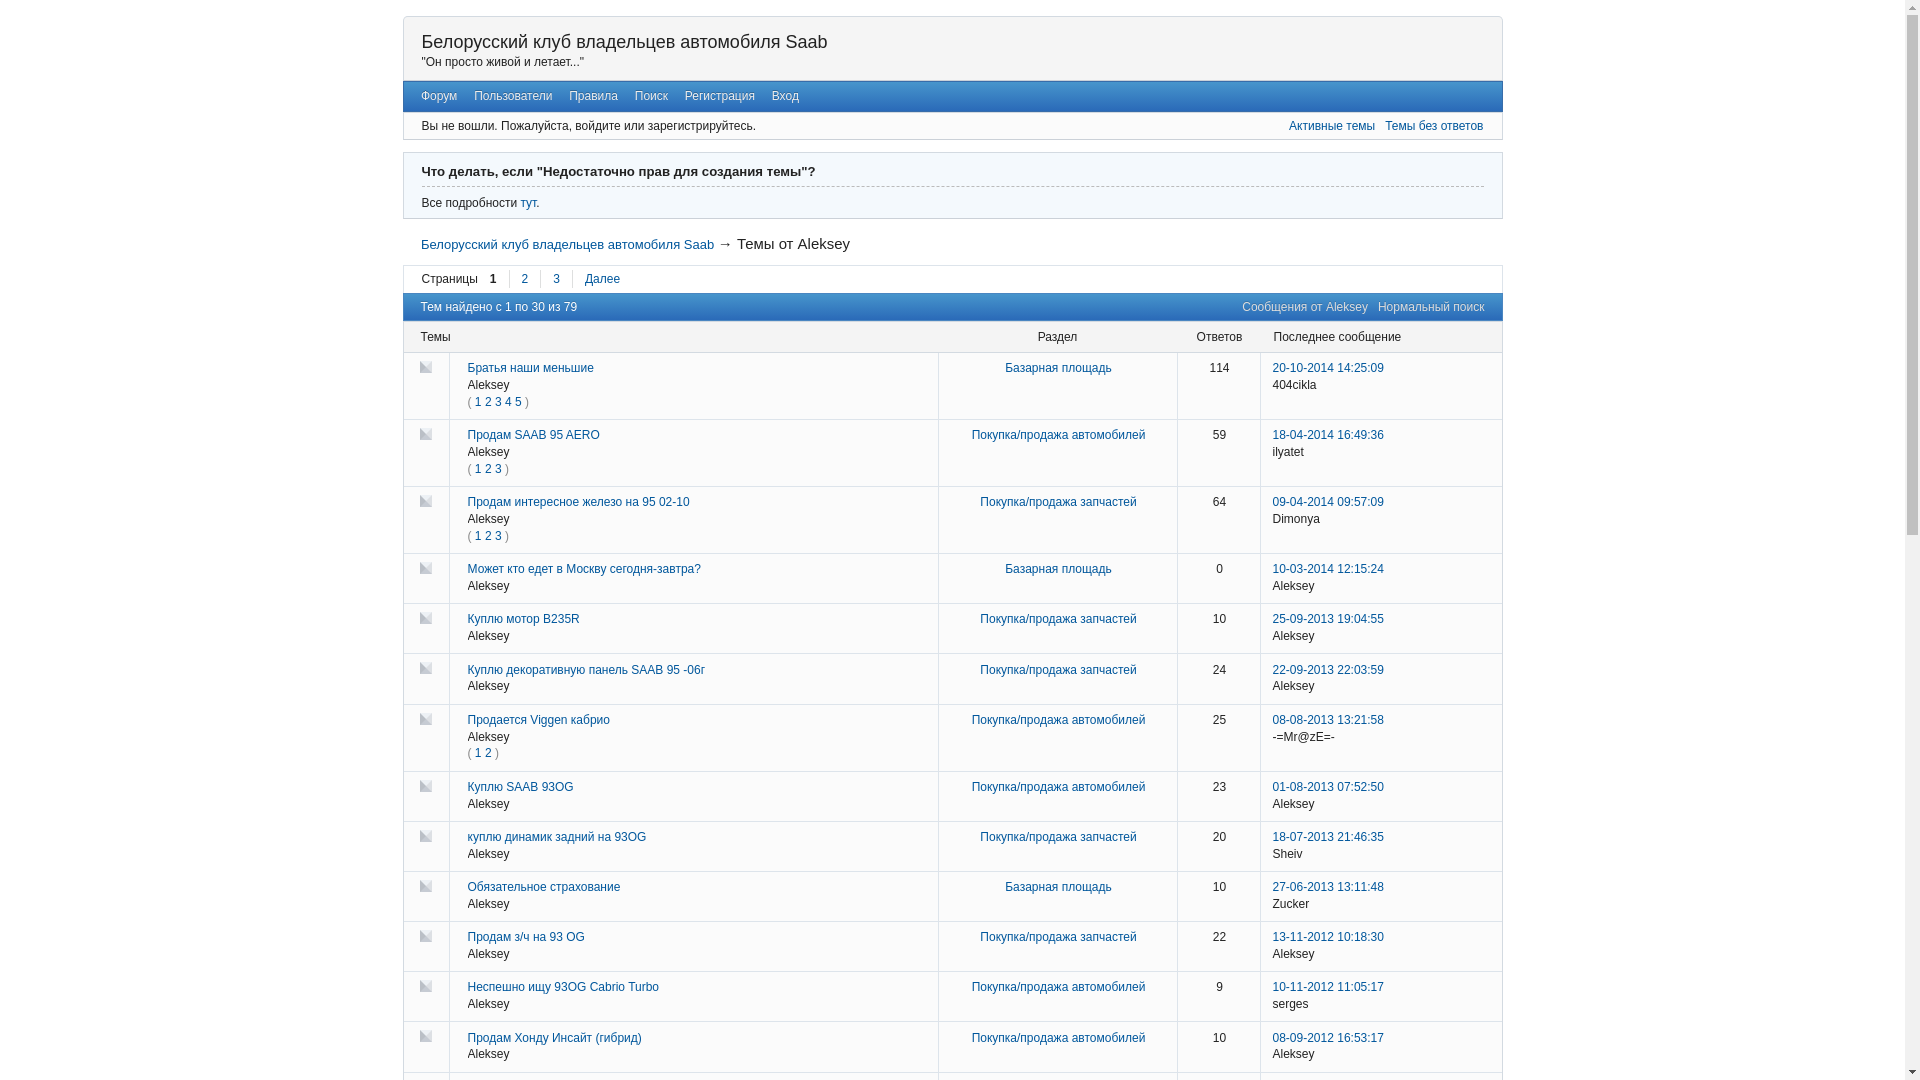  Describe the element at coordinates (1271, 569) in the screenshot. I see `'10-03-2014 12:15:24'` at that location.